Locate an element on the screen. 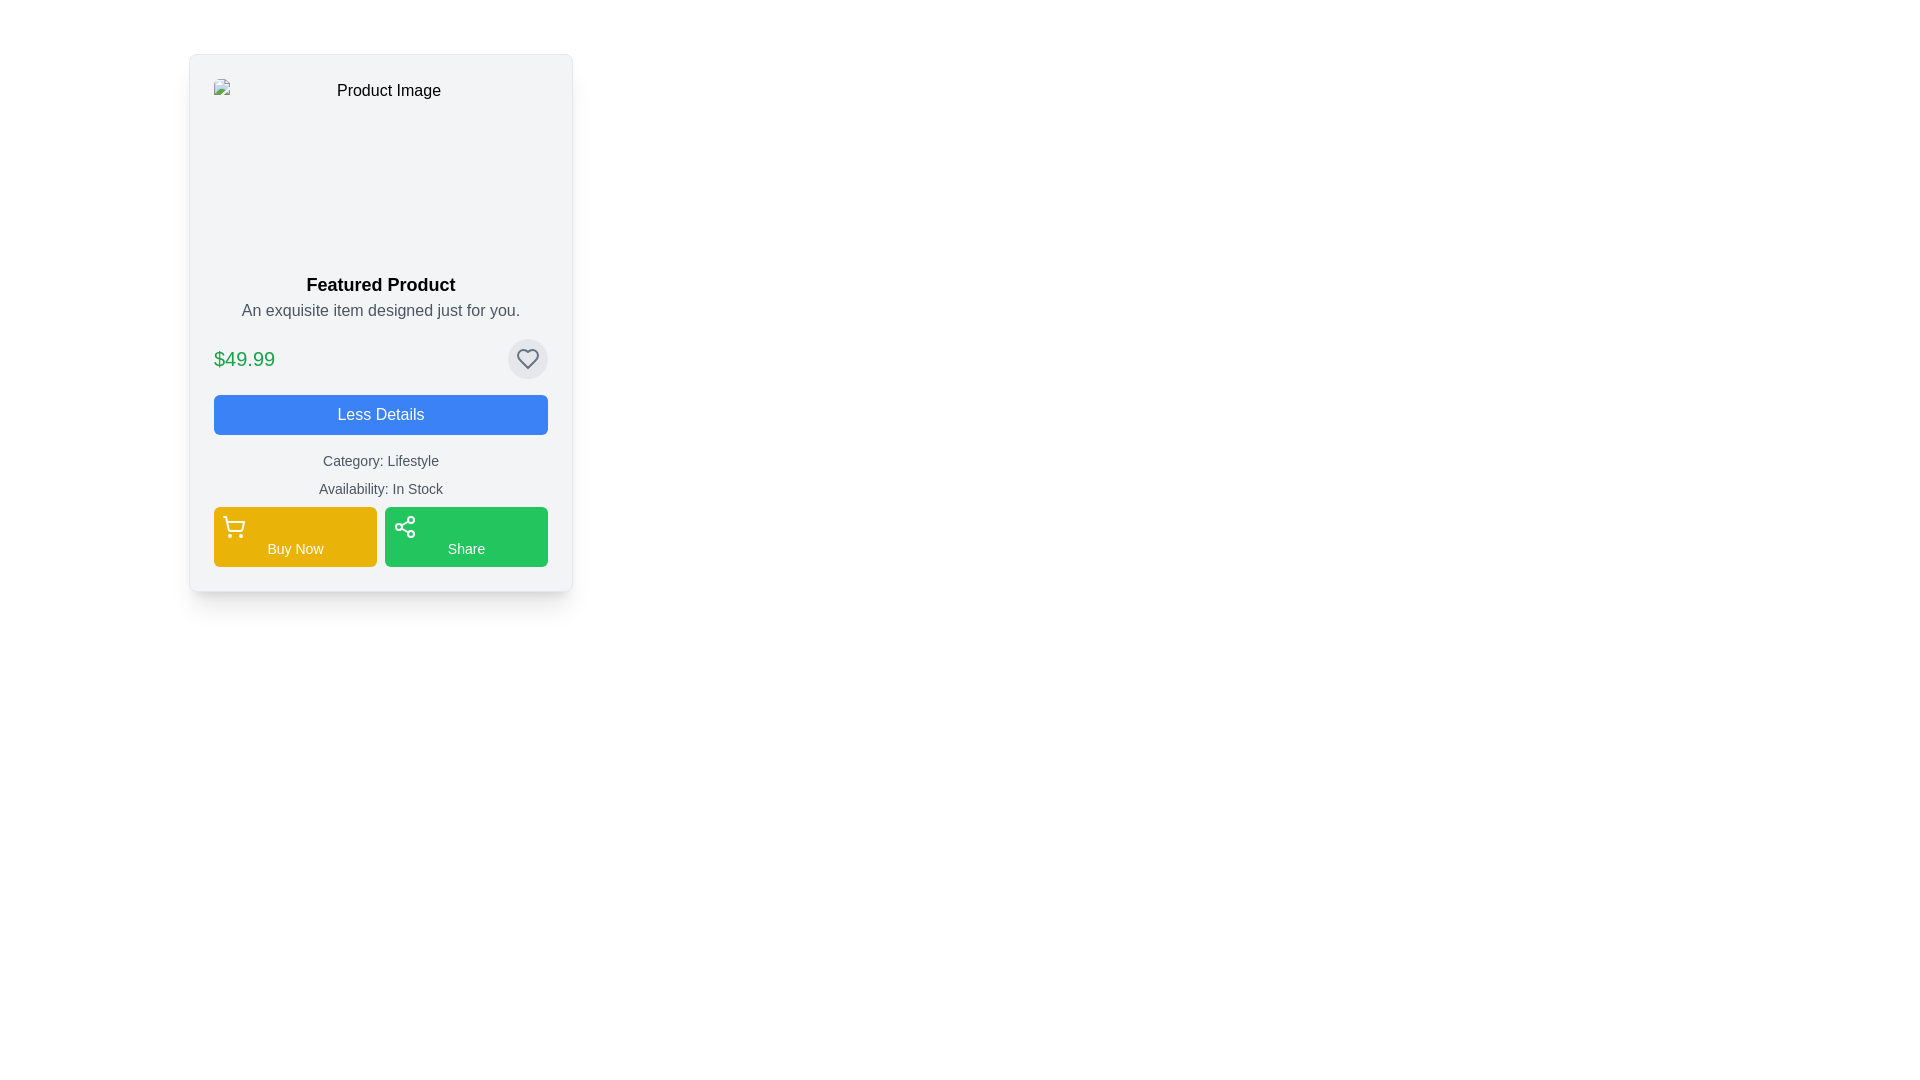 The height and width of the screenshot is (1080, 1920). the 'Less Details' button, which is a rectangular button with white text on a blue background, located below the price and to the left of the description section is located at coordinates (380, 414).